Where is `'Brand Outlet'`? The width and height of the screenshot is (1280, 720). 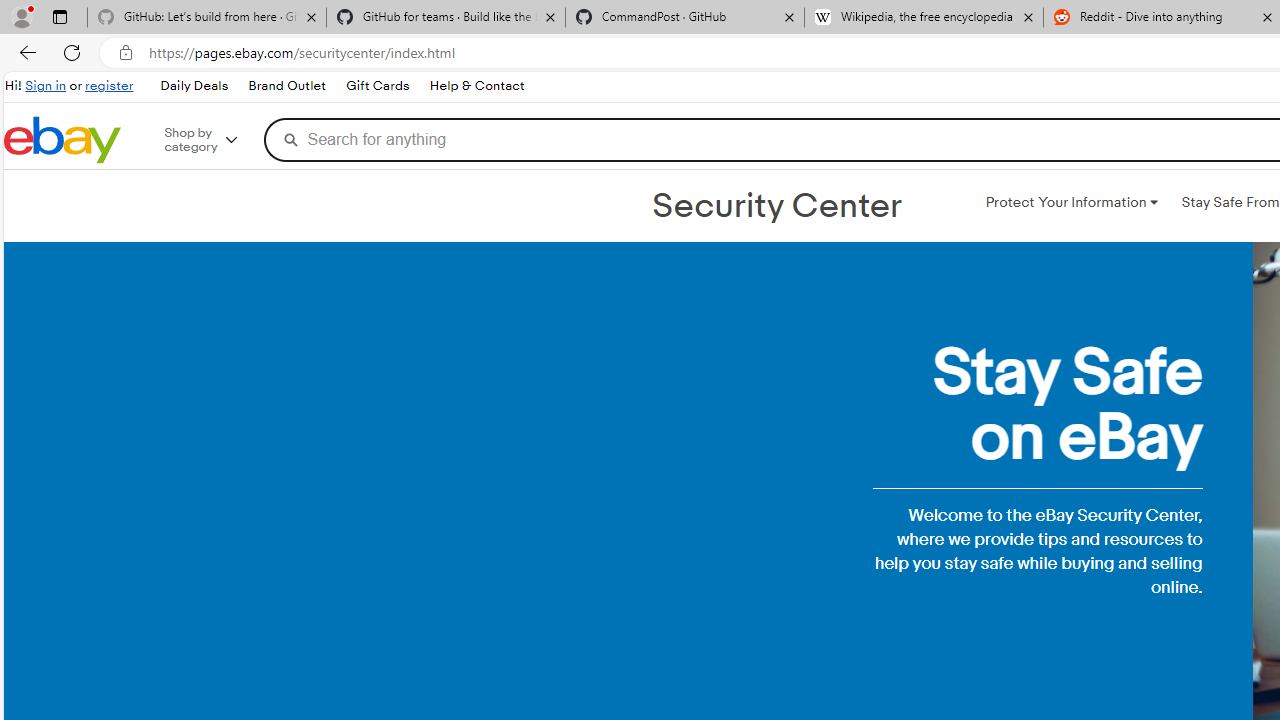
'Brand Outlet' is located at coordinates (285, 85).